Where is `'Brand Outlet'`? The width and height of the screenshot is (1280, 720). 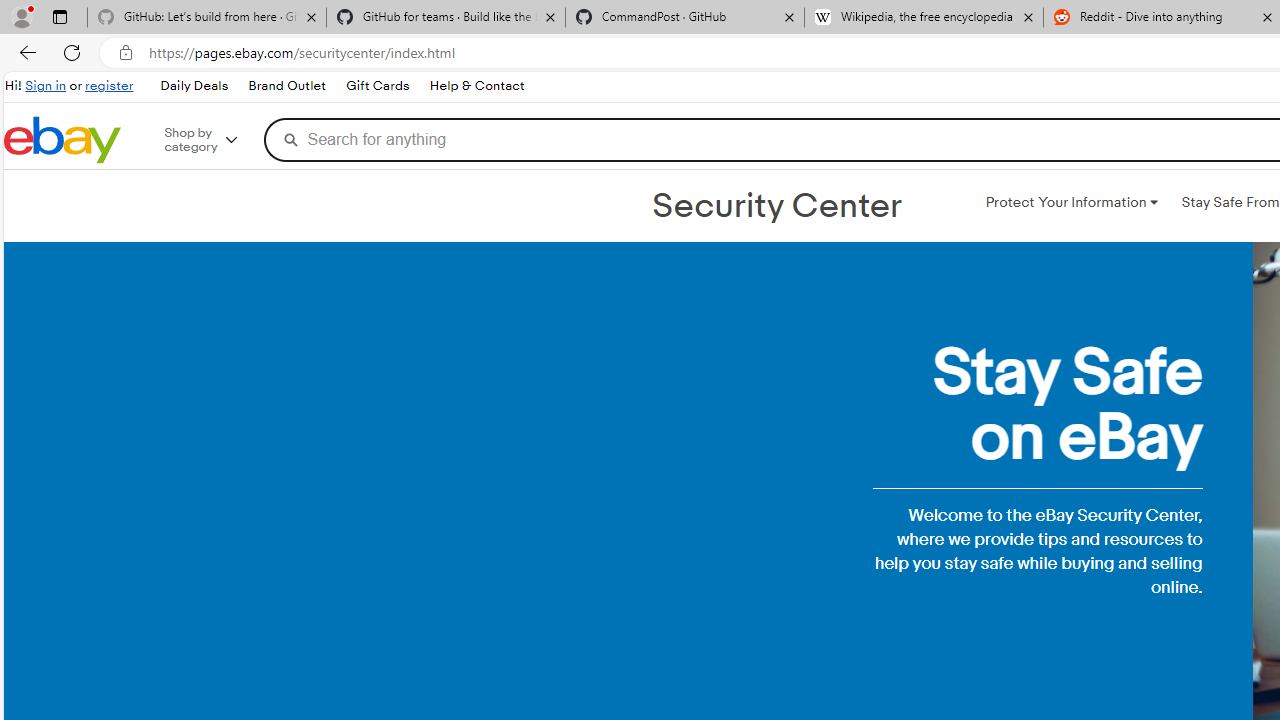
'Brand Outlet' is located at coordinates (285, 85).